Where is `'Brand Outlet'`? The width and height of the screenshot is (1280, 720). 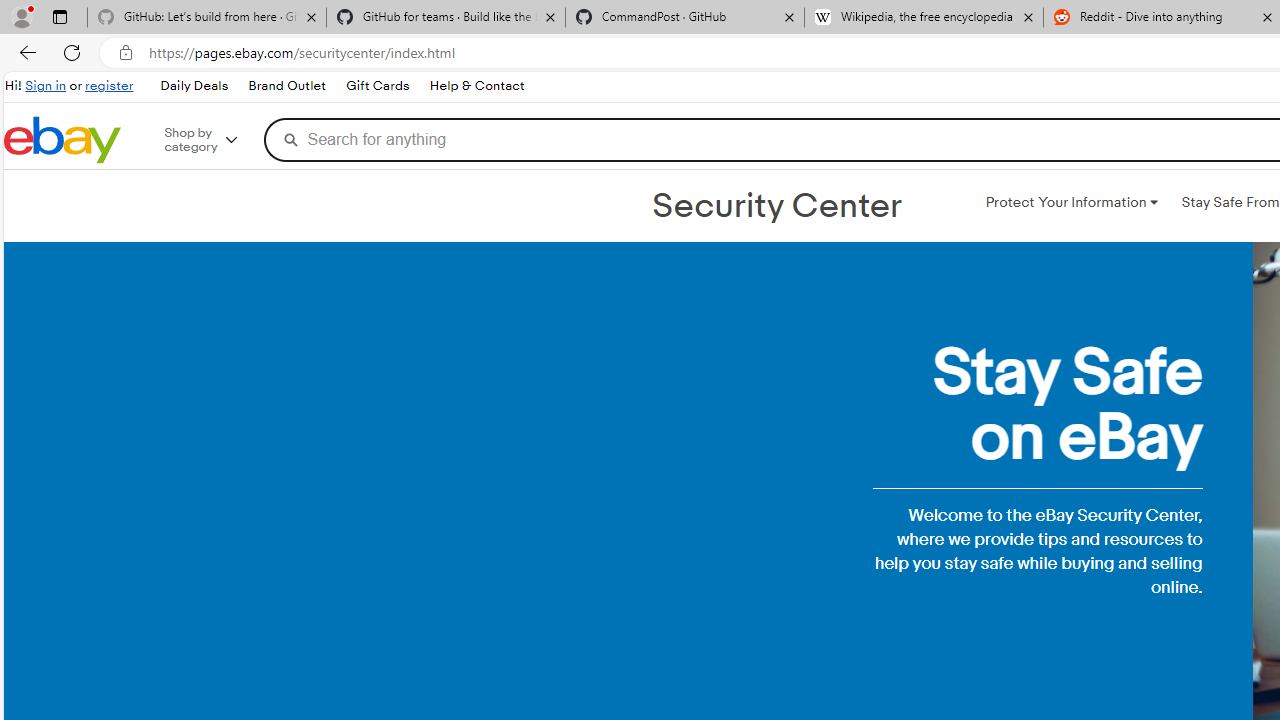
'Brand Outlet' is located at coordinates (285, 85).